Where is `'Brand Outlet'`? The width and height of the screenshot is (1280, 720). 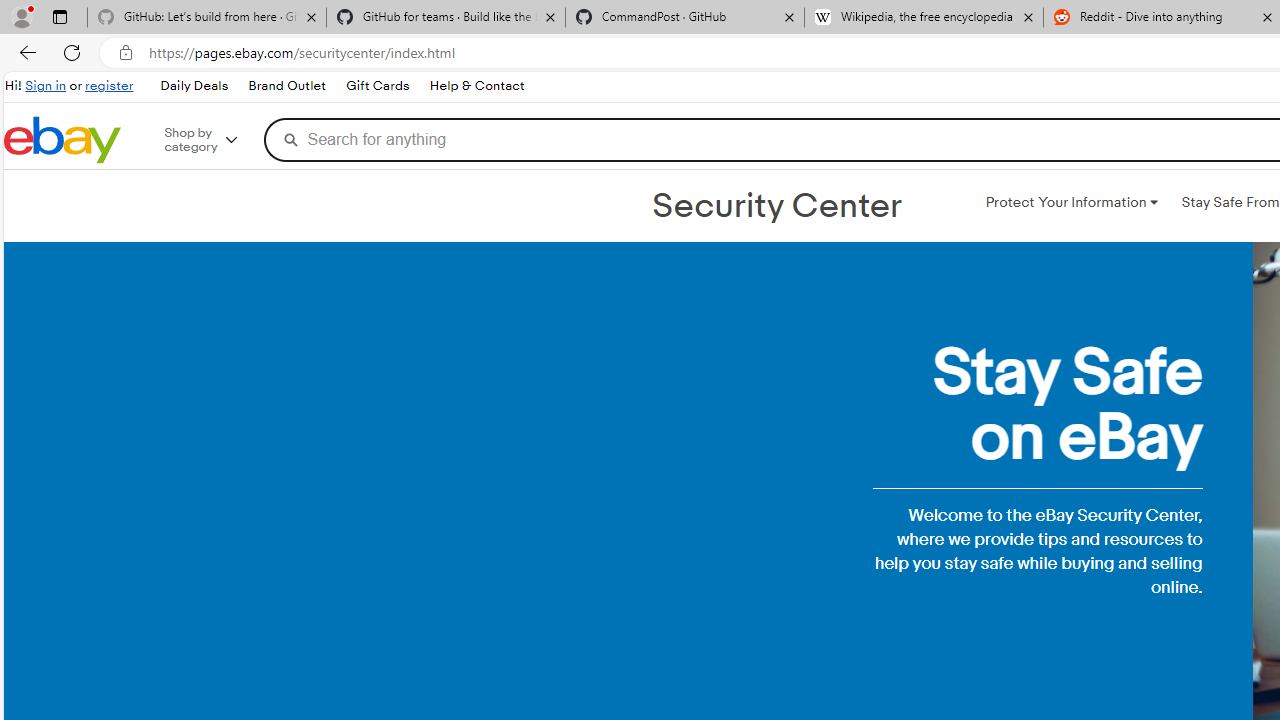
'Brand Outlet' is located at coordinates (285, 85).